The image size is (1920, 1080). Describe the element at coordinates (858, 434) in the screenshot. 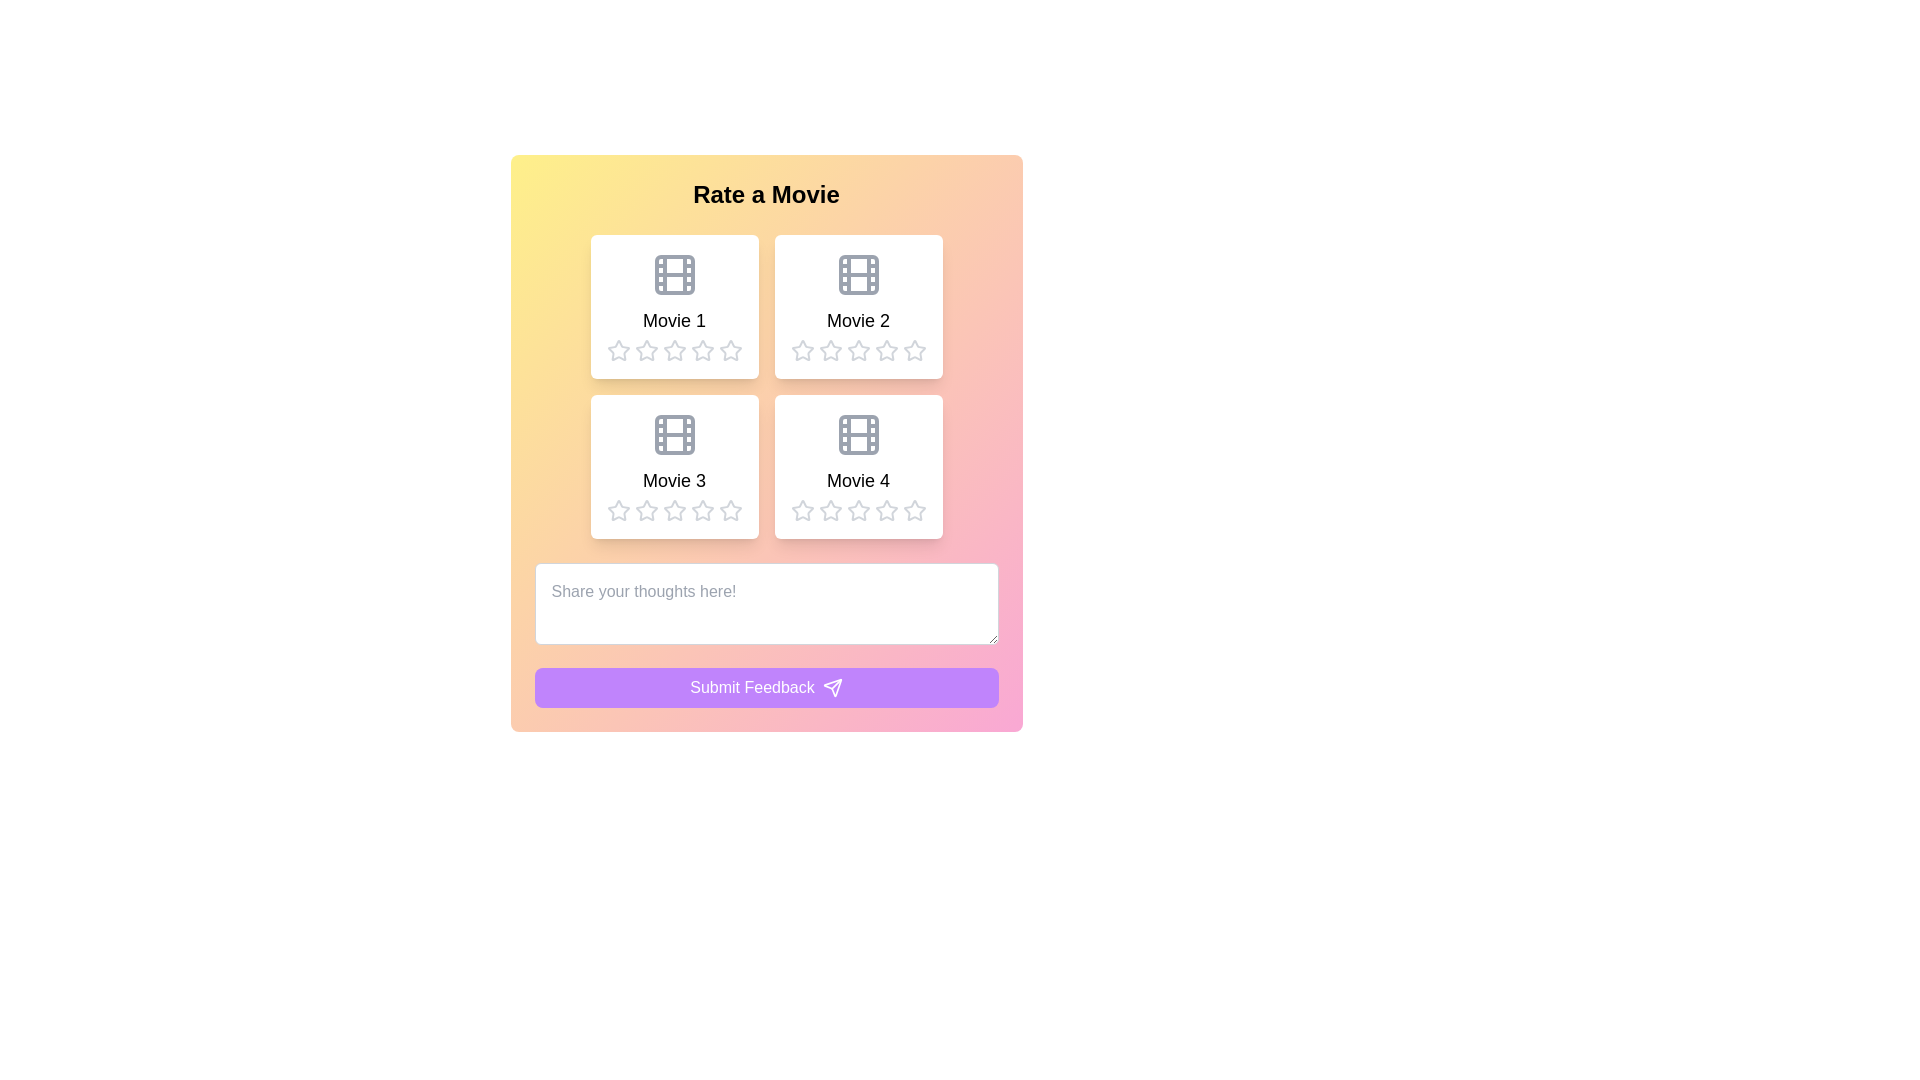

I see `the film reel icon located at the top center of the 'Movie 4' content box in the bottom right corner of the grid` at that location.